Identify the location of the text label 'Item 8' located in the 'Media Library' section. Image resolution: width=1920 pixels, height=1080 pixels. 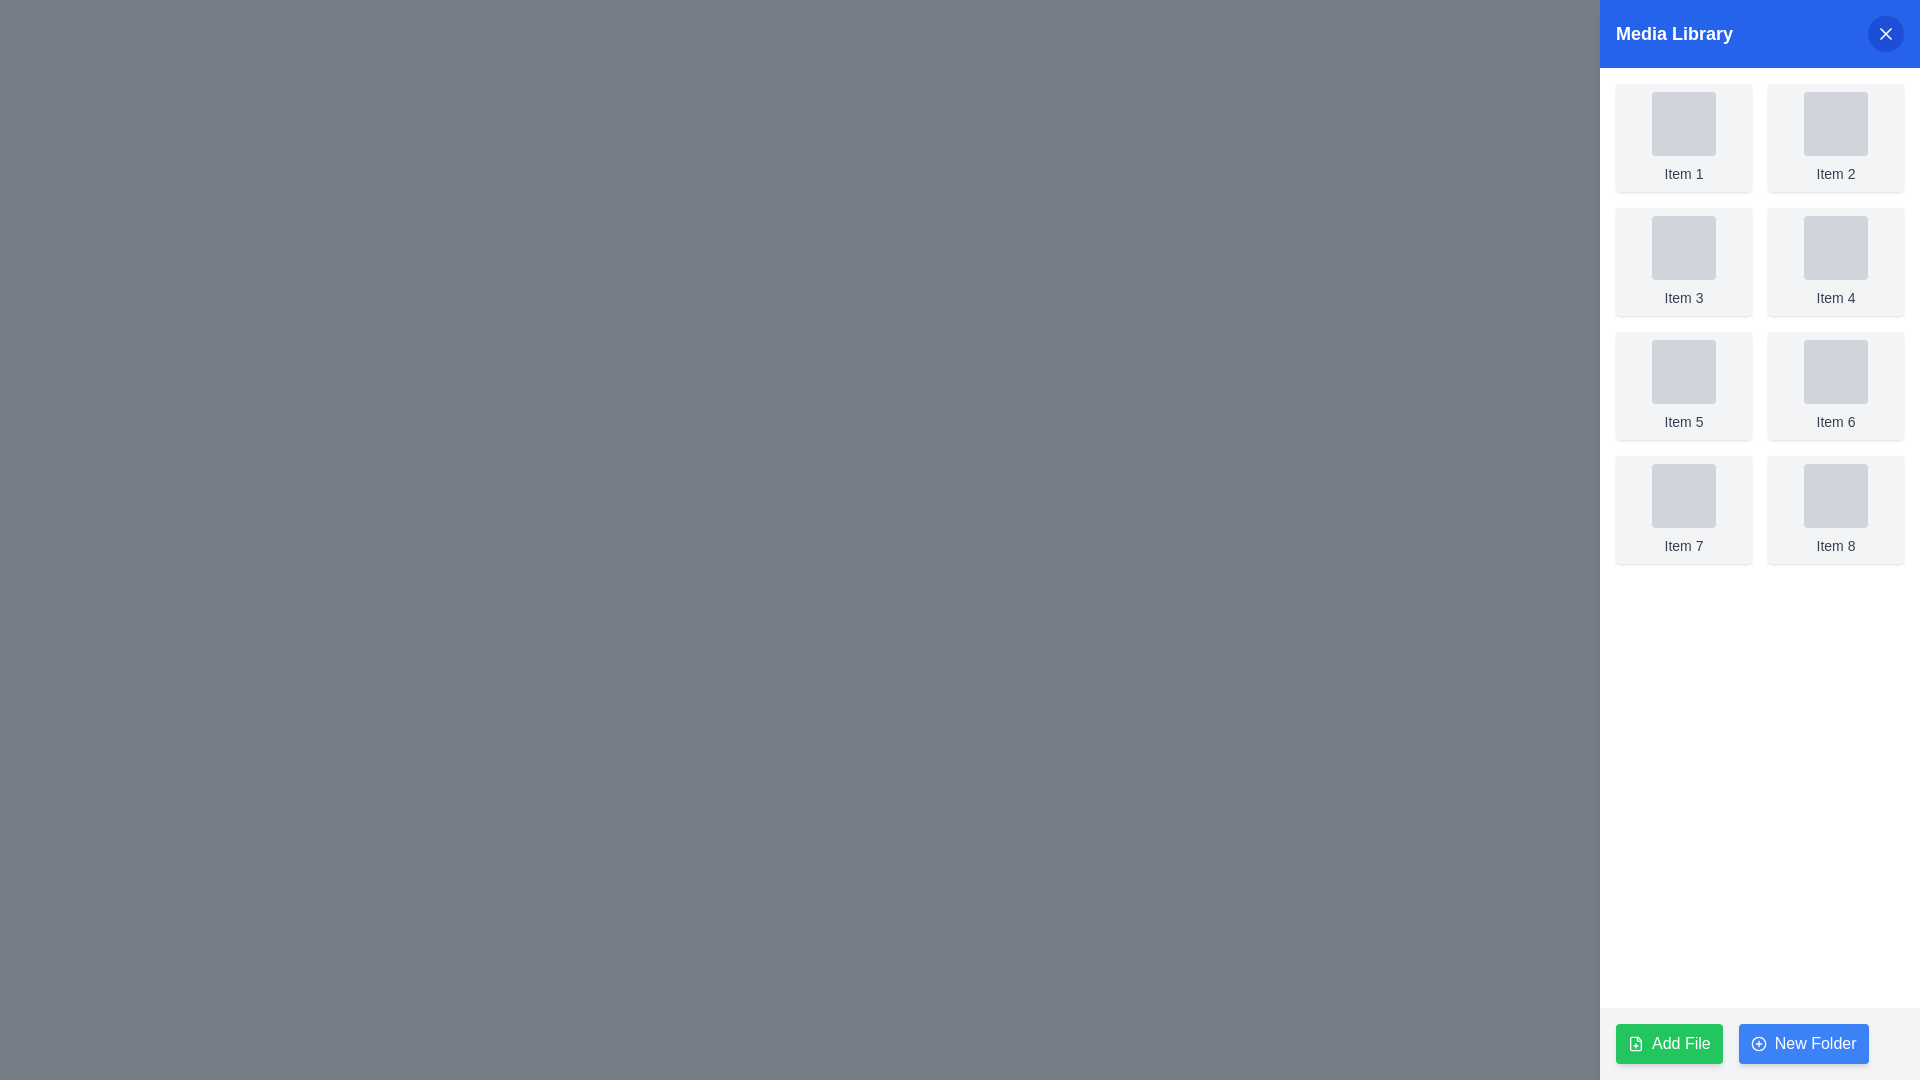
(1835, 546).